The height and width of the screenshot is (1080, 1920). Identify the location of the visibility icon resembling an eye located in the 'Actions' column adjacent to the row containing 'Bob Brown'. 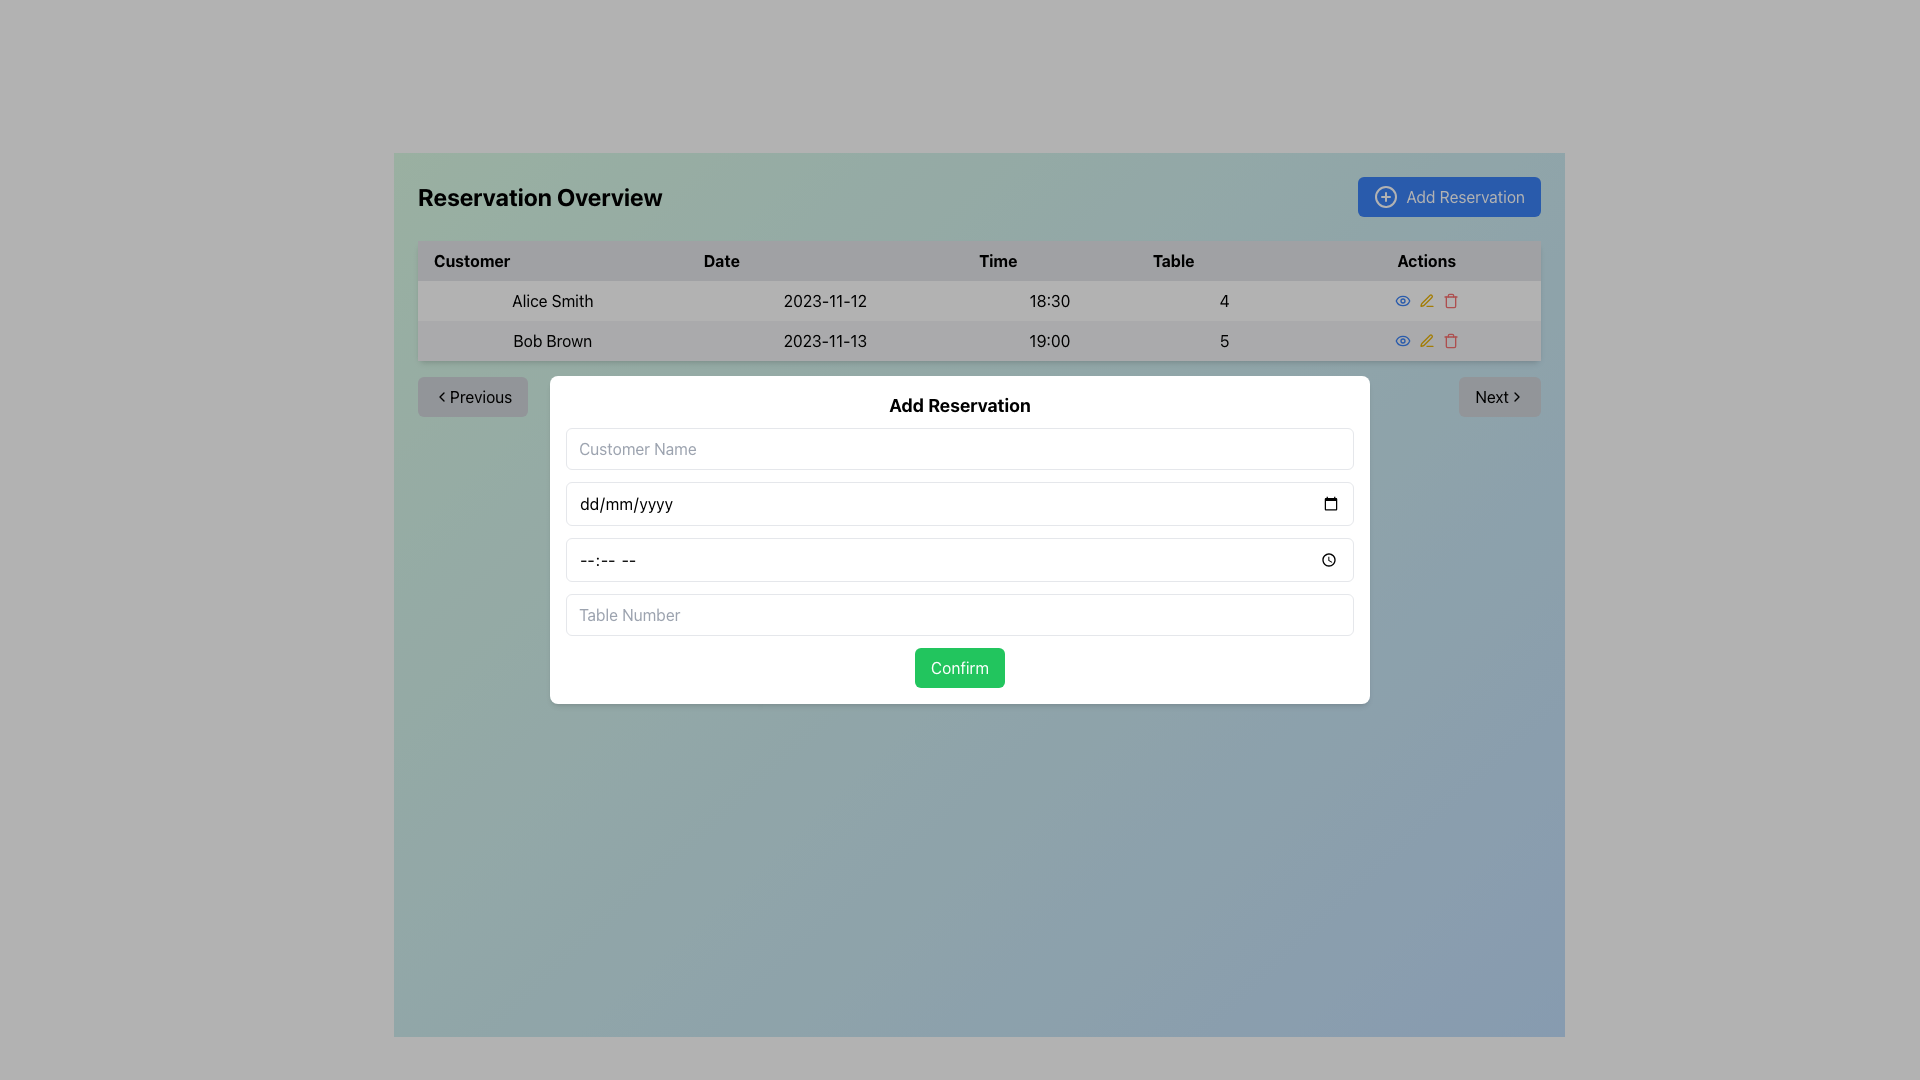
(1401, 339).